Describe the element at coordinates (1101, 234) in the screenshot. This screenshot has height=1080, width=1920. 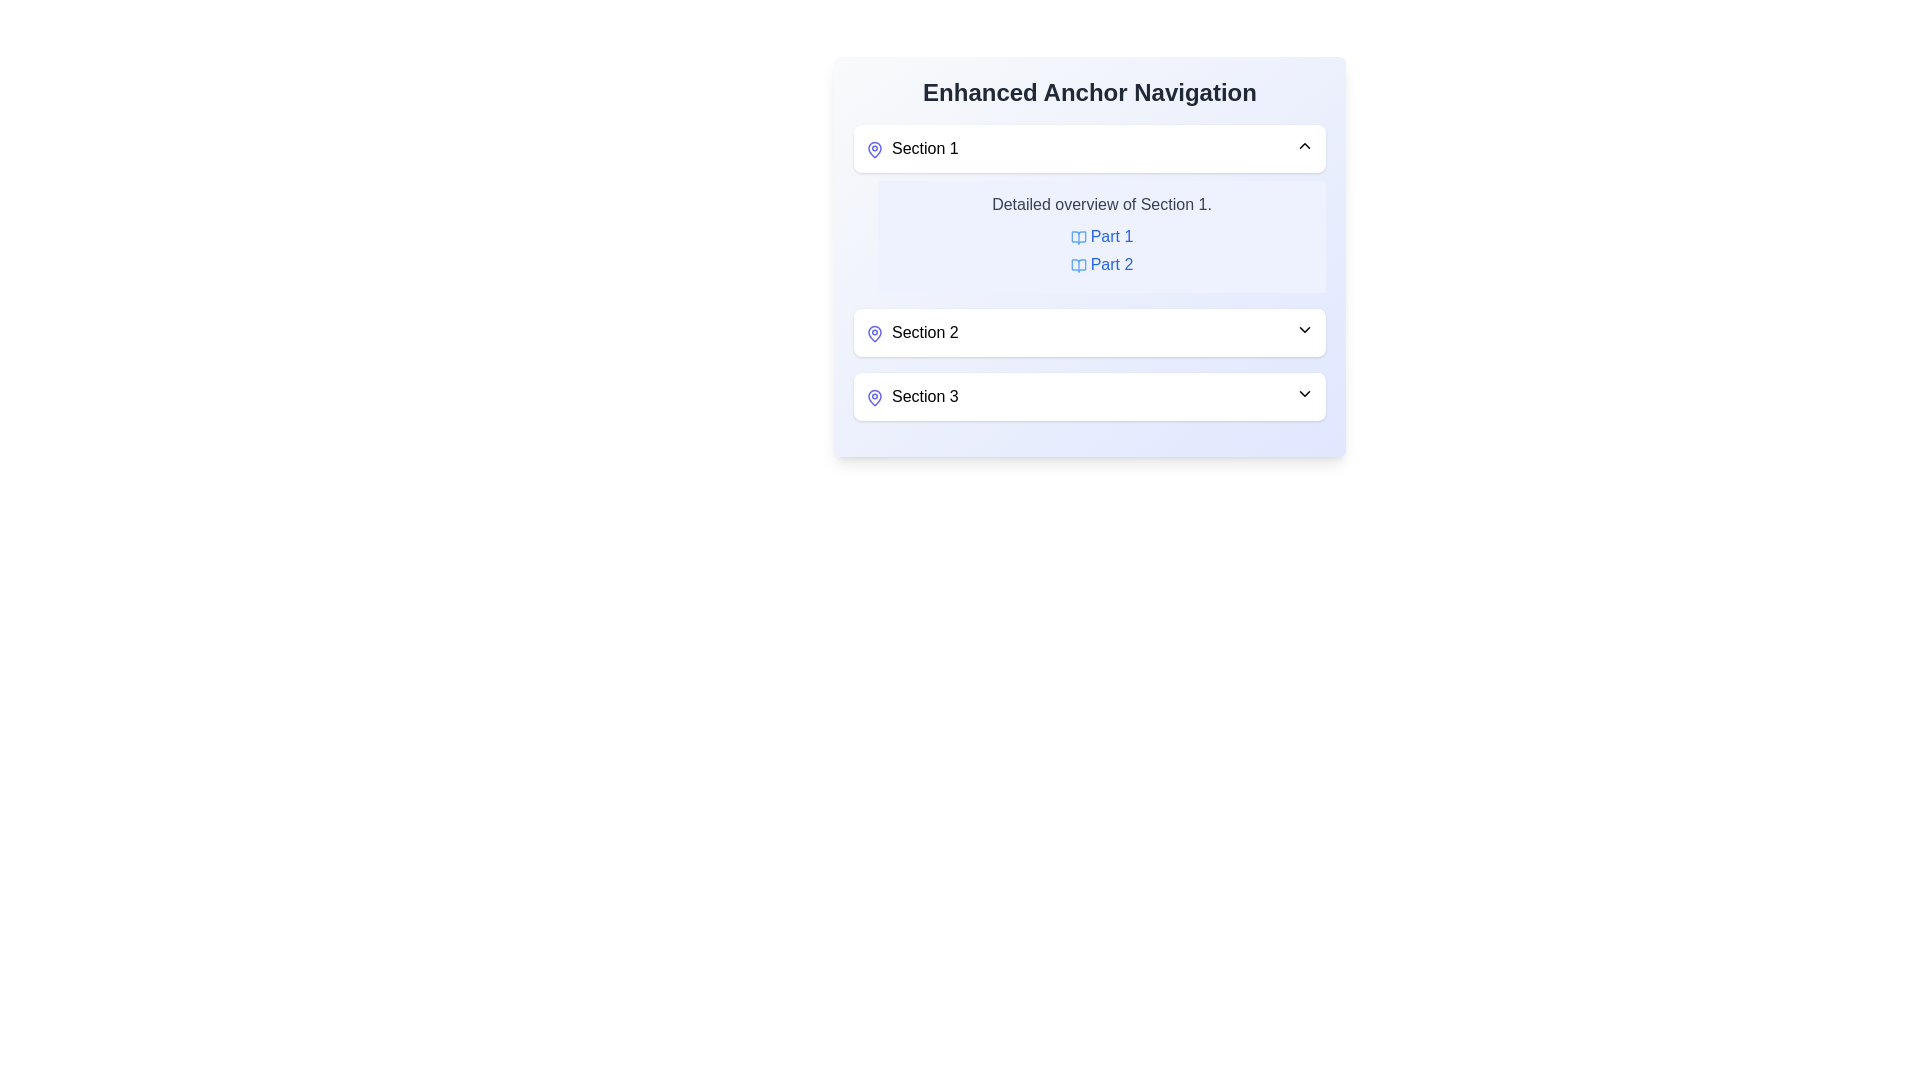
I see `the hyperlink that navigates to '#part1', located within the 'Detailed overview of Section 1.' content box, directly below the 'Section 1' collapsible heading and to the right of a blue book icon` at that location.